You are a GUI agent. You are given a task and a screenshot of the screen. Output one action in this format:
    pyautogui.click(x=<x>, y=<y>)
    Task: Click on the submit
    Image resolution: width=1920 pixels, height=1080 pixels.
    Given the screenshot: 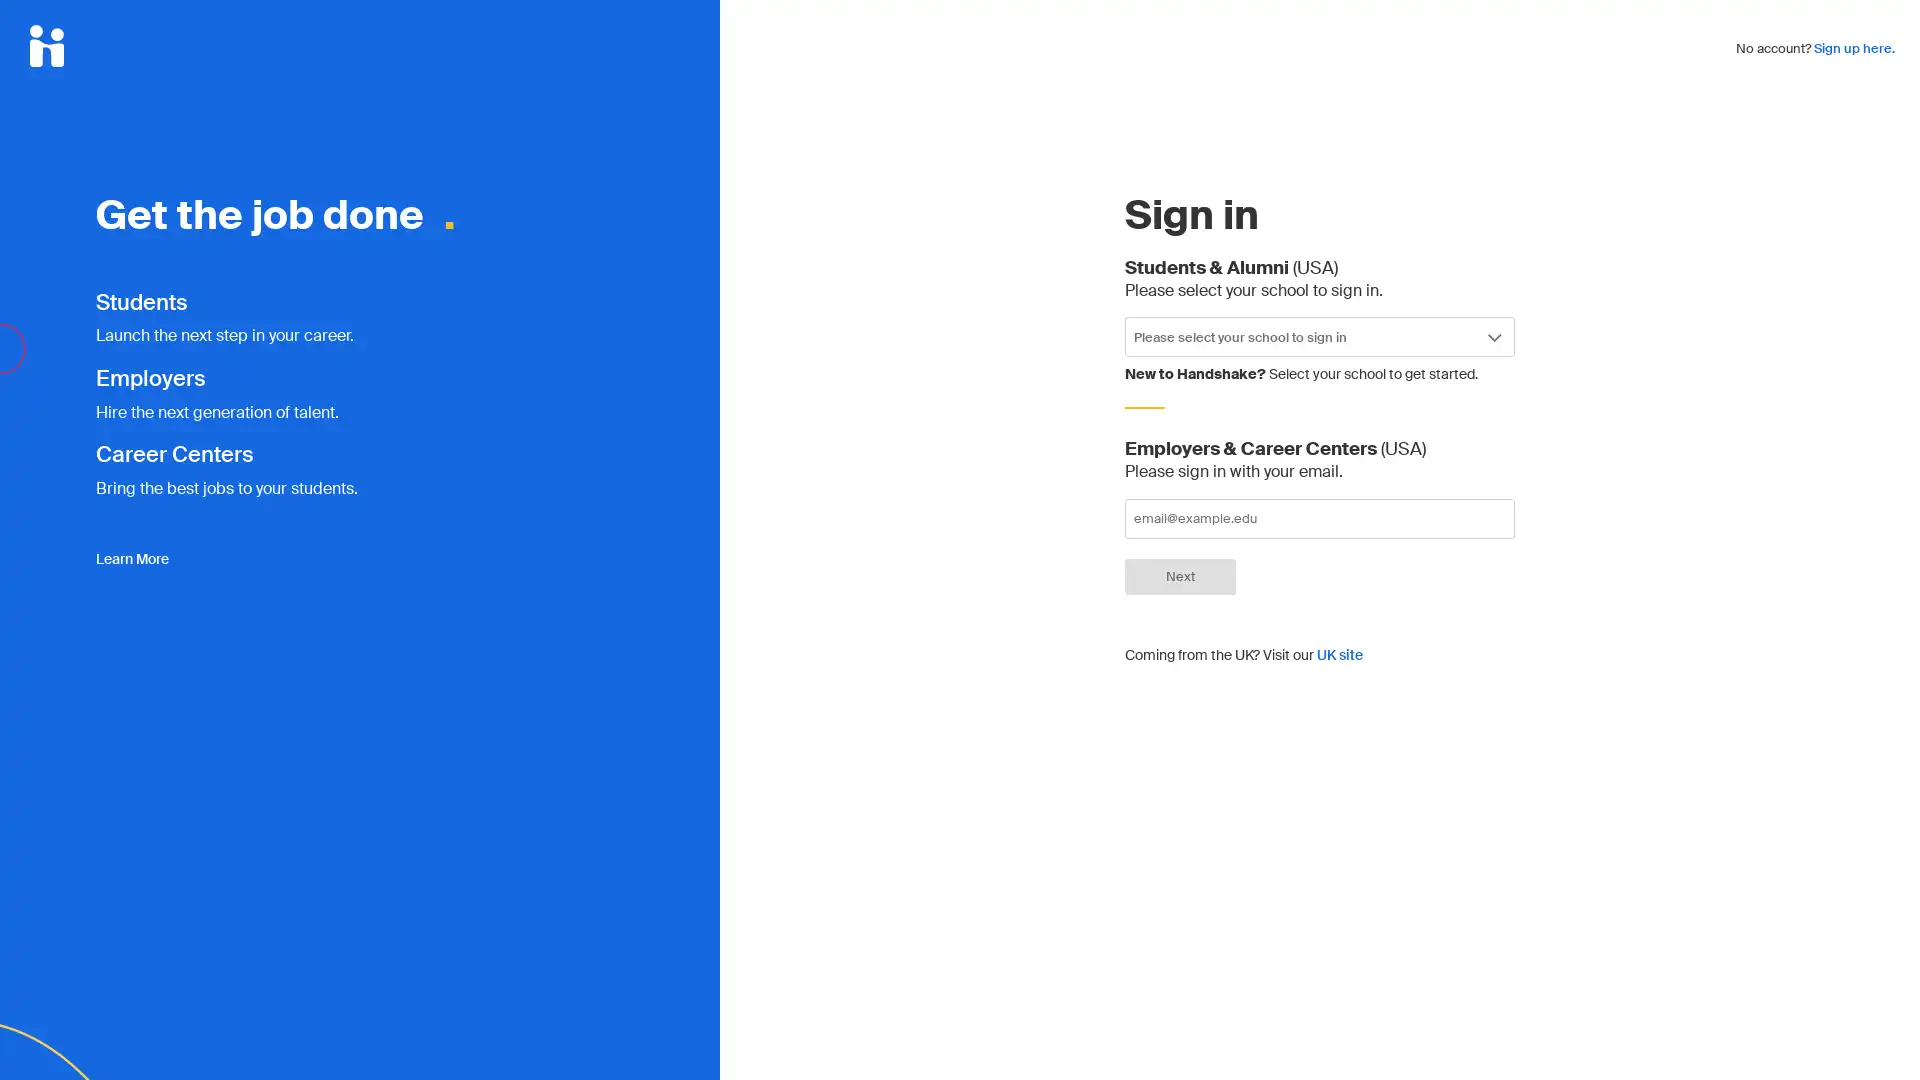 What is the action you would take?
    pyautogui.click(x=1180, y=576)
    